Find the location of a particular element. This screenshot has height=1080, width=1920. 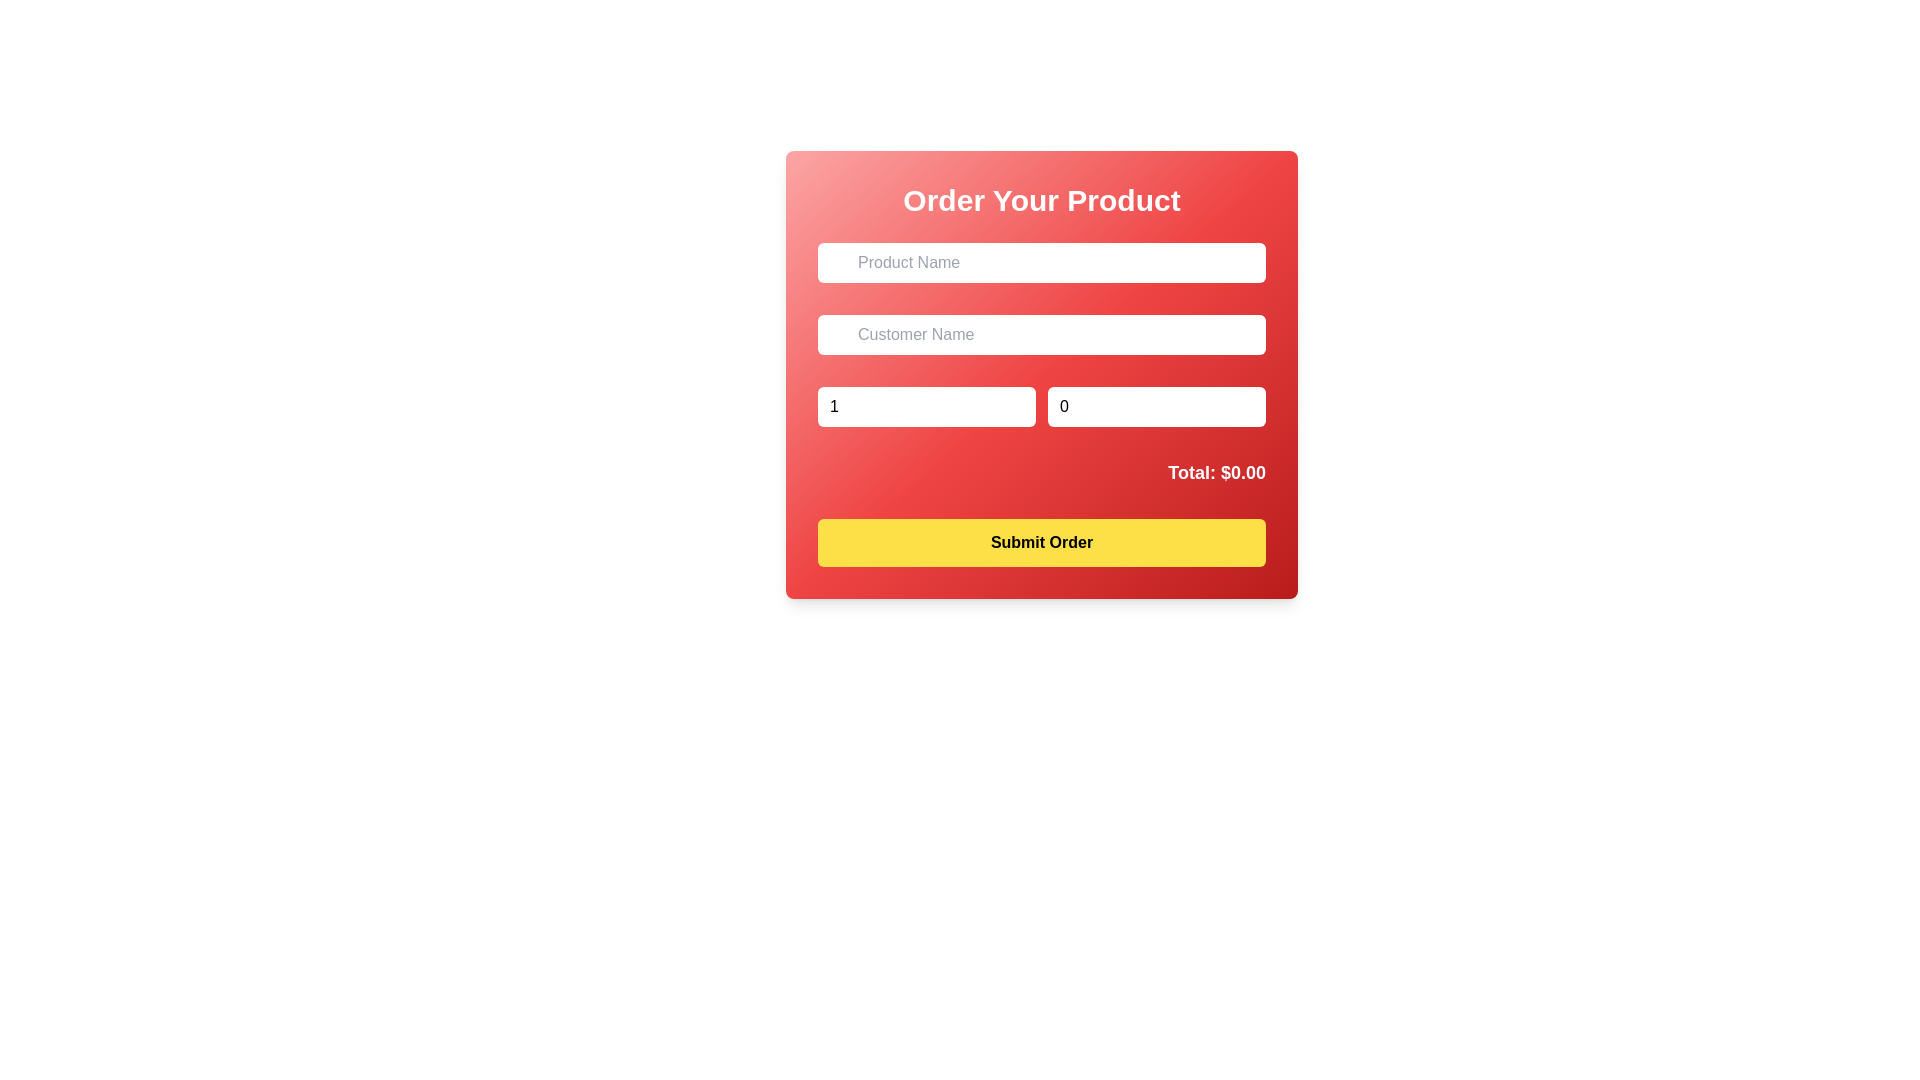

the right number input field labeled 'Price per Unit' to focus and change the price per unit is located at coordinates (1040, 393).